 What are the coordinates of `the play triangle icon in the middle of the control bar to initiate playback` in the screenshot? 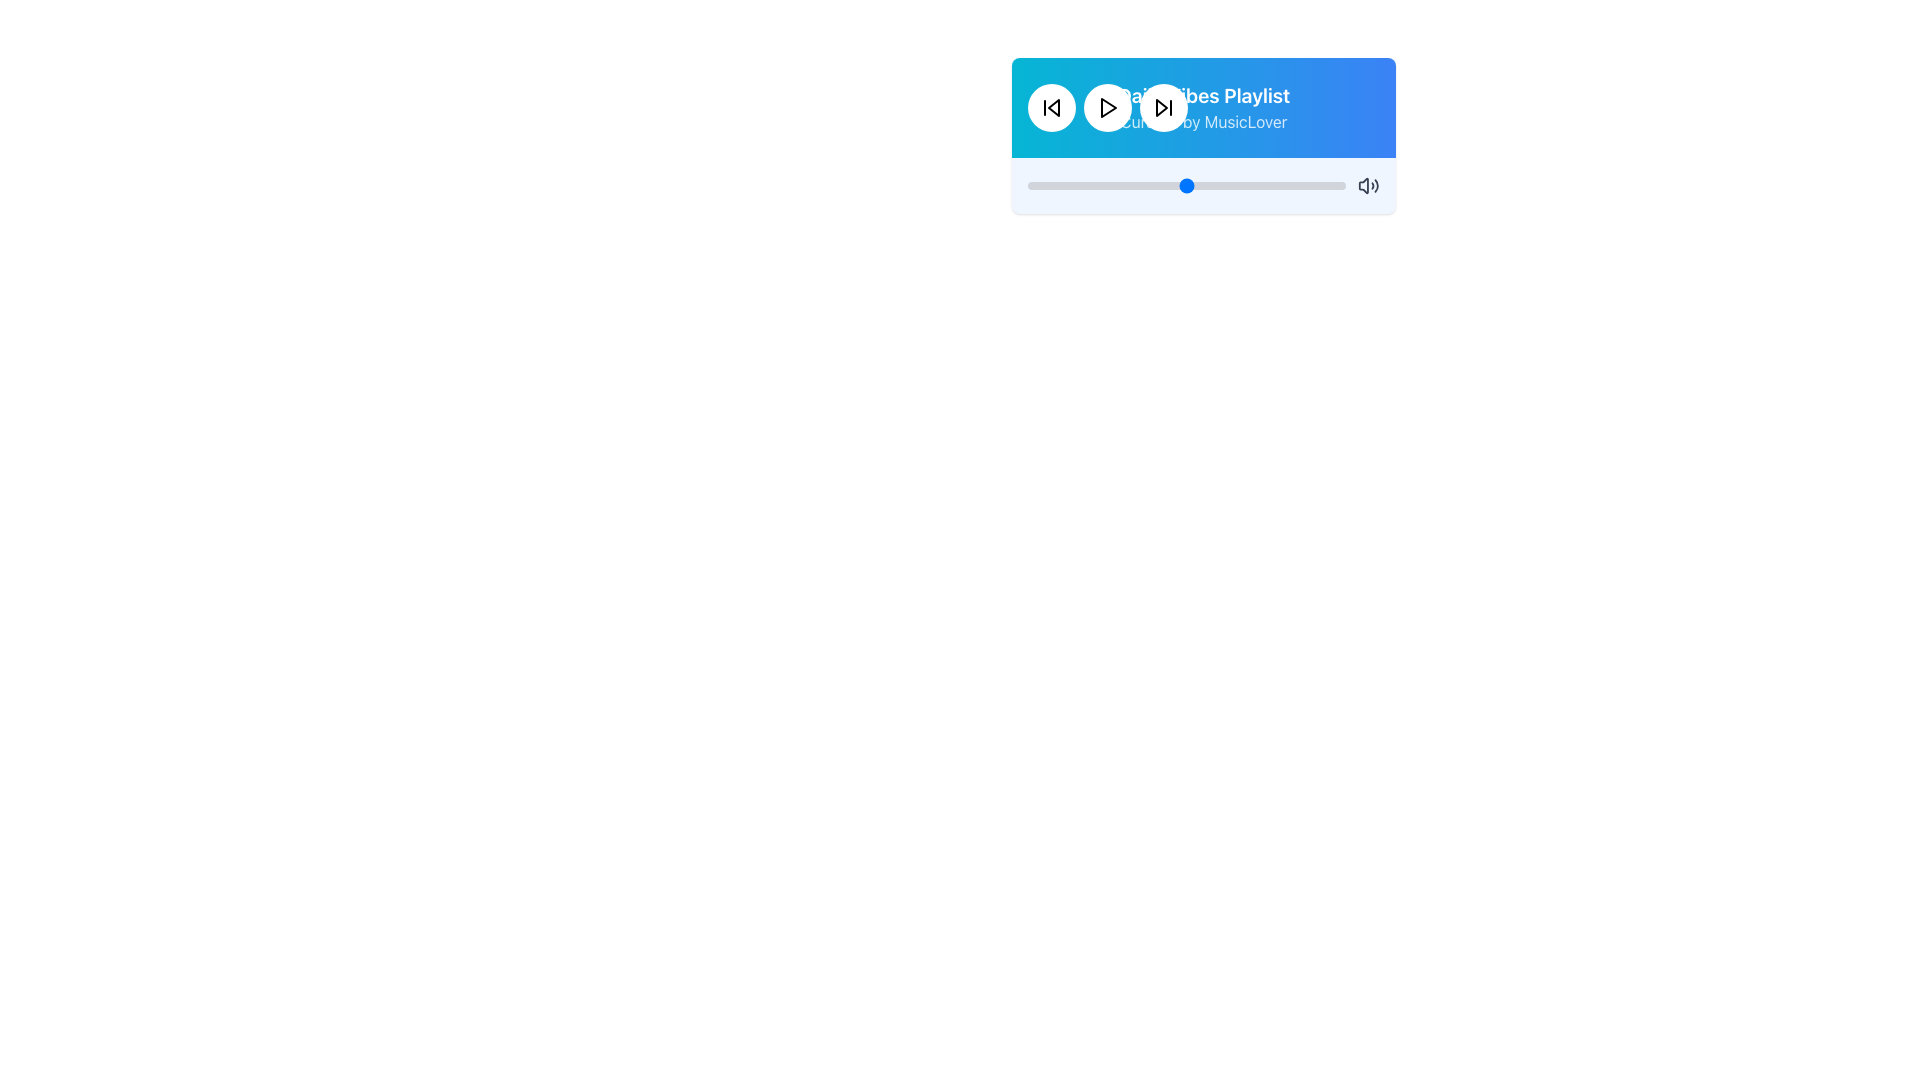 It's located at (1107, 108).